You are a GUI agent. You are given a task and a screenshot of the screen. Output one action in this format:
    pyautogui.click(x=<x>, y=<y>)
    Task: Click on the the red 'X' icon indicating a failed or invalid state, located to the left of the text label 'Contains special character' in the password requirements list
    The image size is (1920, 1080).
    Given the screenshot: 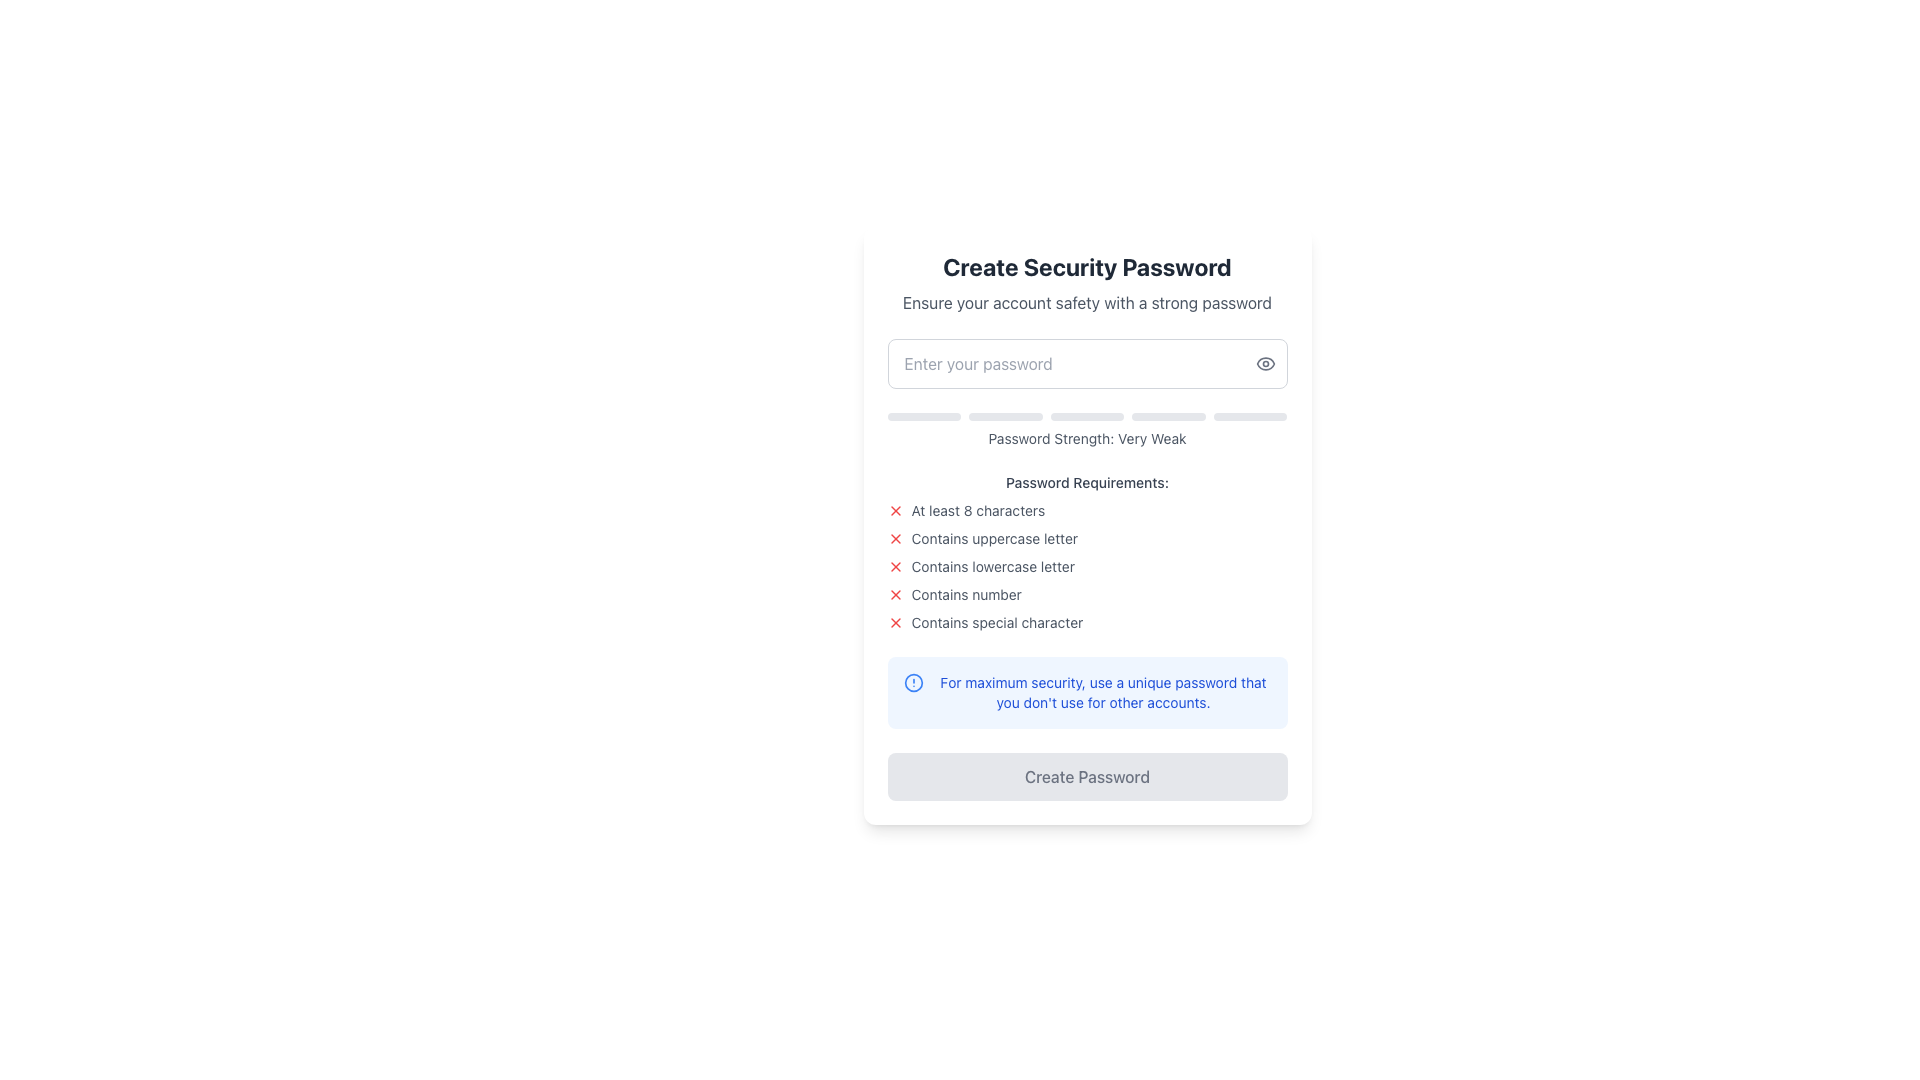 What is the action you would take?
    pyautogui.click(x=894, y=622)
    